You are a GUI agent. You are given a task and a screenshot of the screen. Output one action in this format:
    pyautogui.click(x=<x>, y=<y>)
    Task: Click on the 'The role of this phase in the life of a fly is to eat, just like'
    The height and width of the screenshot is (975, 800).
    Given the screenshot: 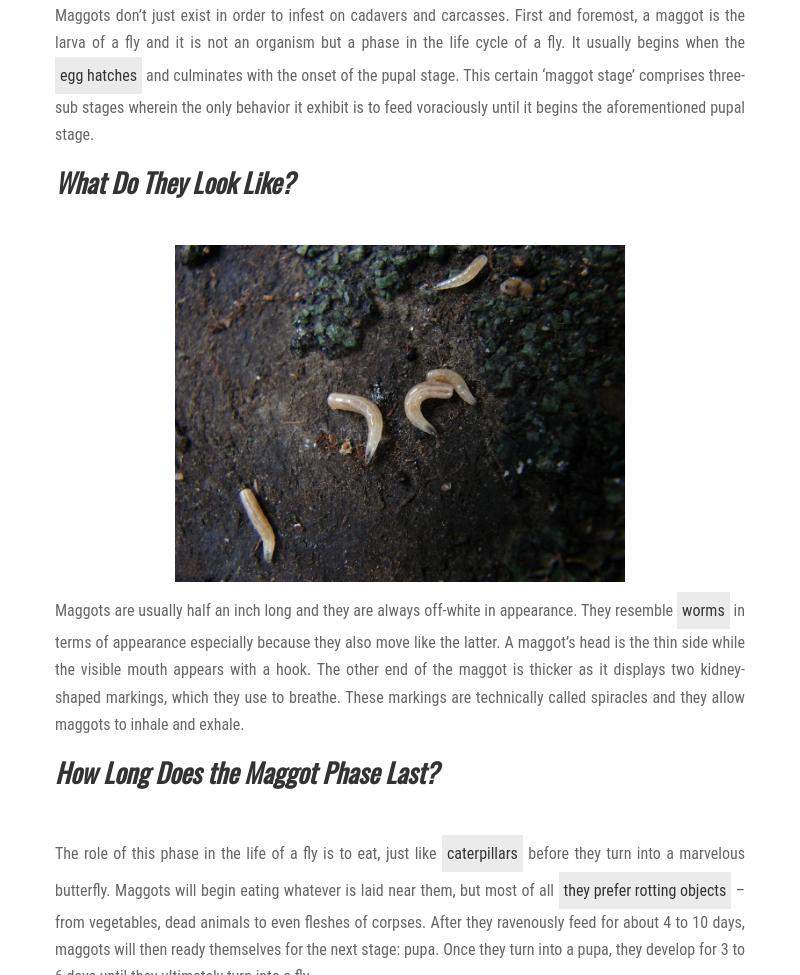 What is the action you would take?
    pyautogui.click(x=247, y=852)
    